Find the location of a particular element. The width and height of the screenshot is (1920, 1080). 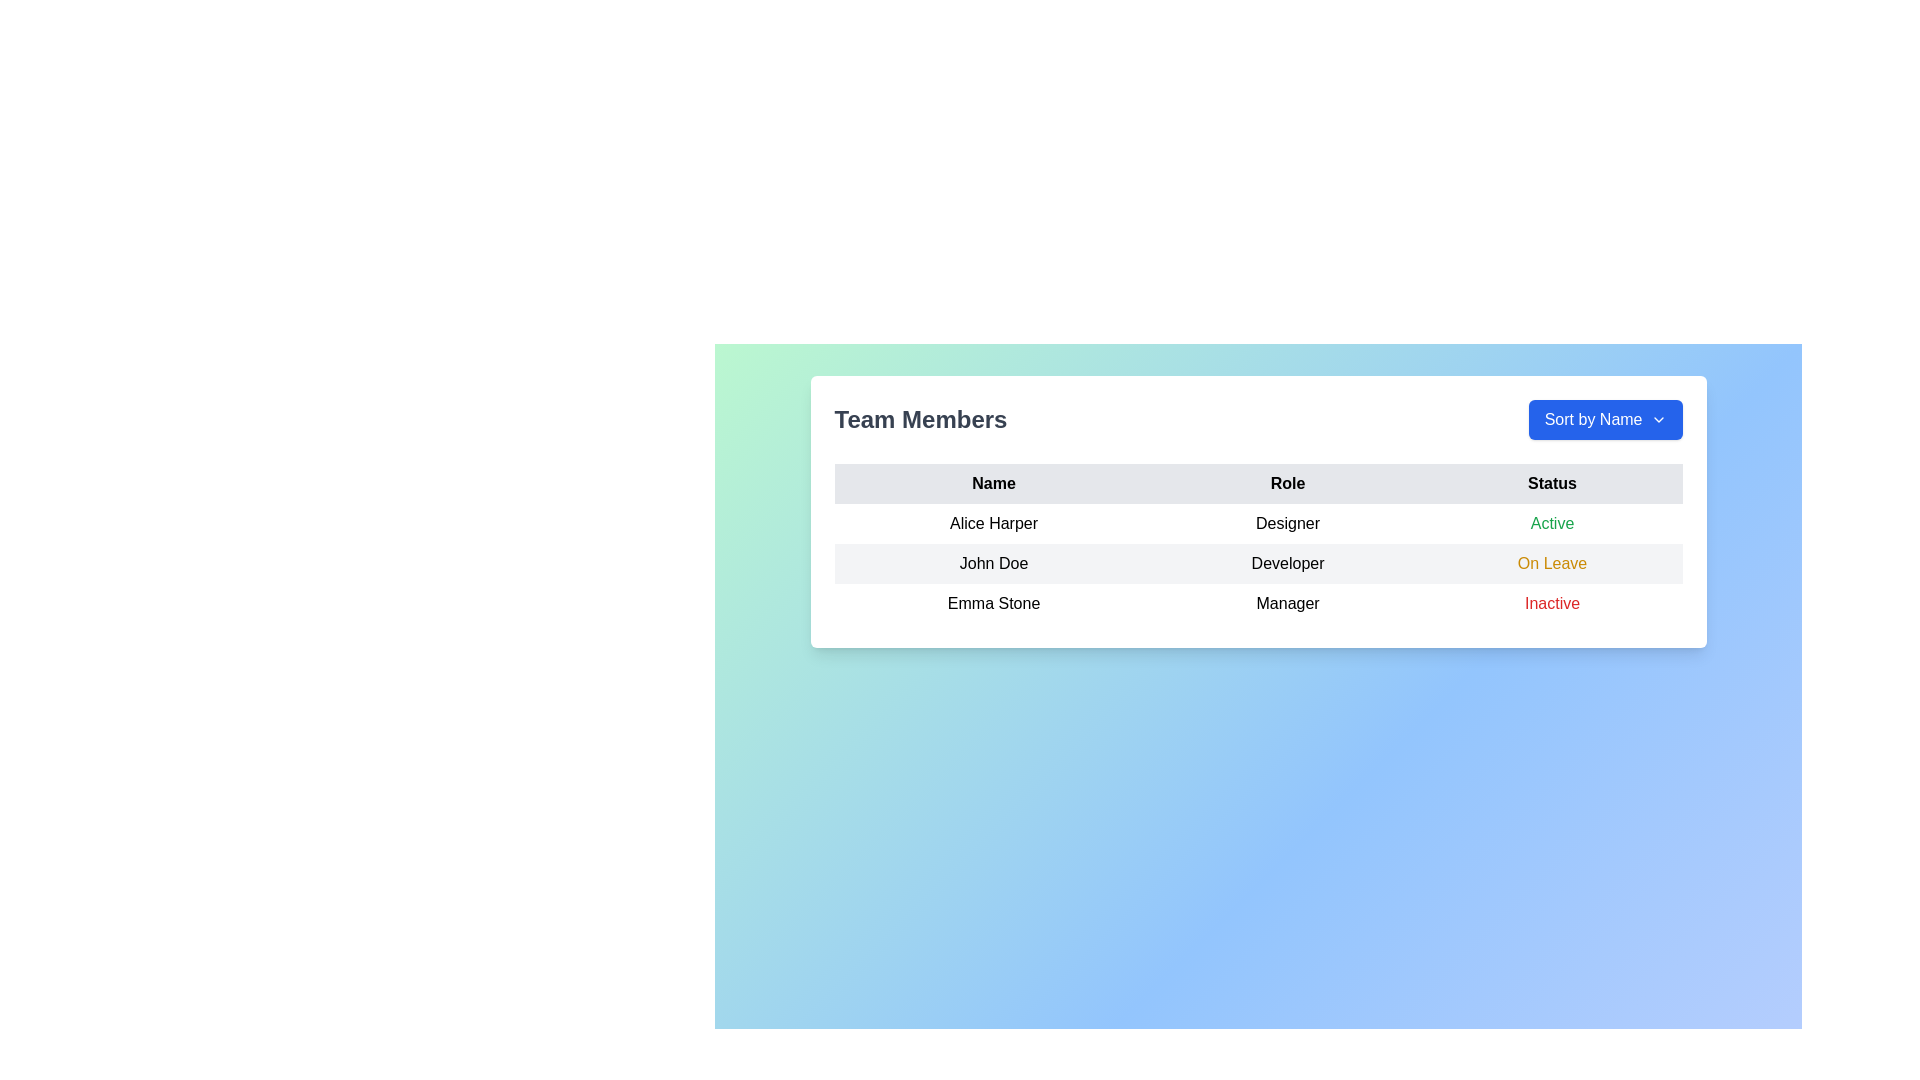

text content of the 'Manager' label located in the 'Role' column of the 'Team Members' table, which is positioned in the third row, adjacent to 'Emma Stone' and 'Inactive' is located at coordinates (1288, 603).